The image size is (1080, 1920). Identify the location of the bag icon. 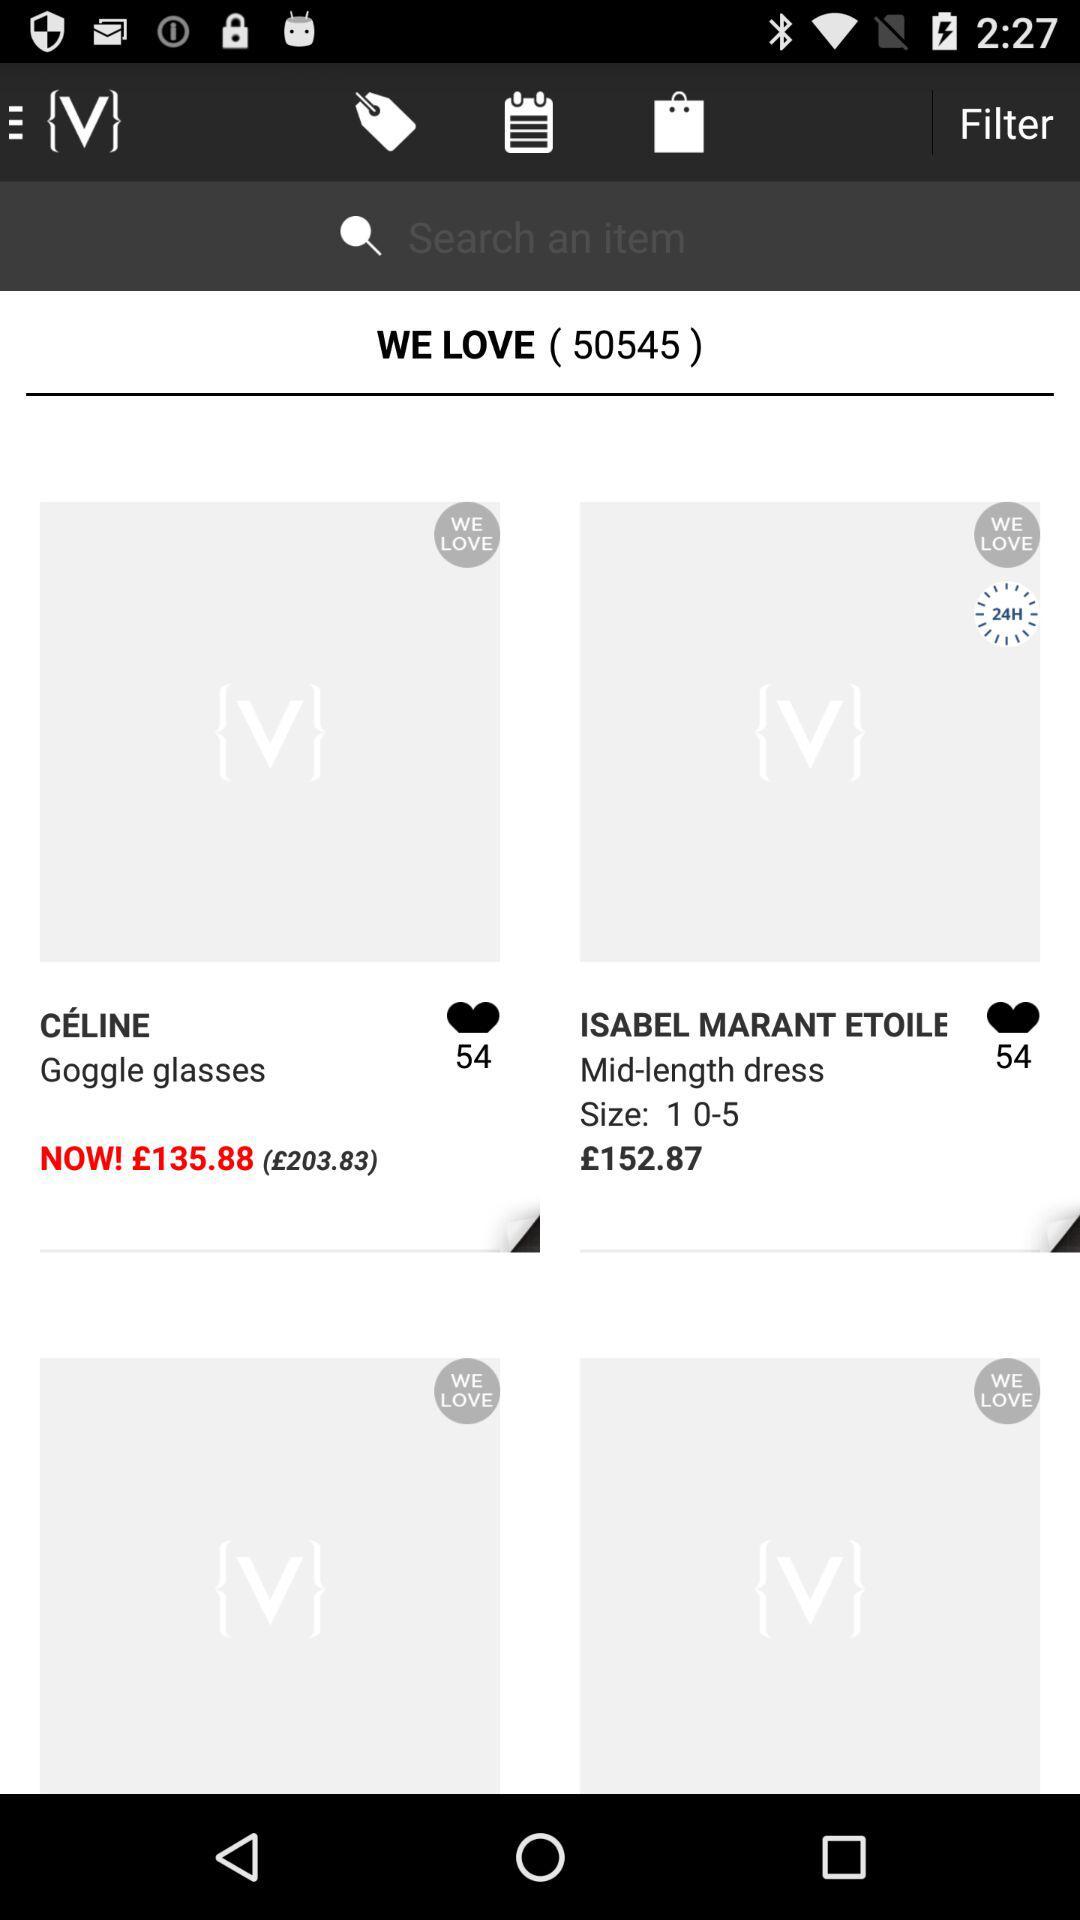
(677, 121).